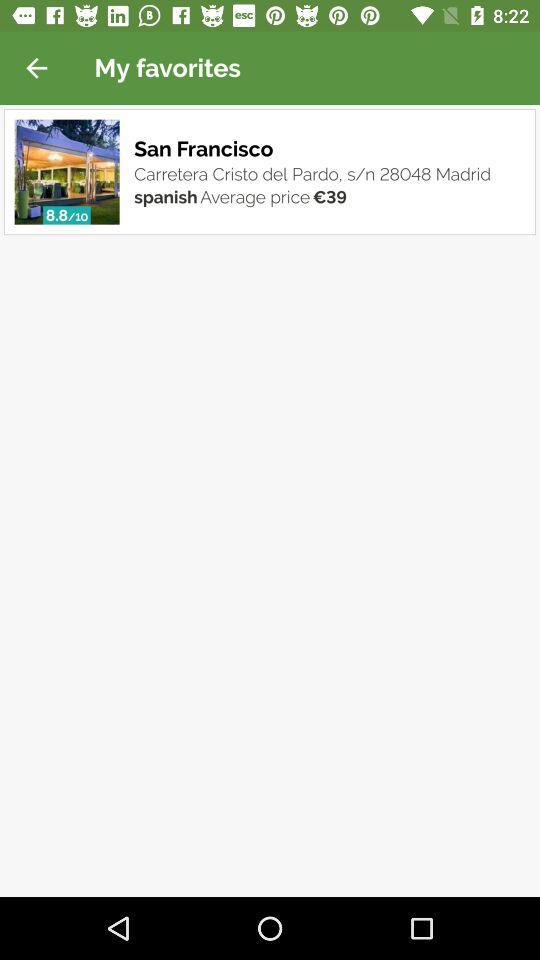 Image resolution: width=540 pixels, height=960 pixels. What do you see at coordinates (36, 68) in the screenshot?
I see `icon next to my favorites` at bounding box center [36, 68].